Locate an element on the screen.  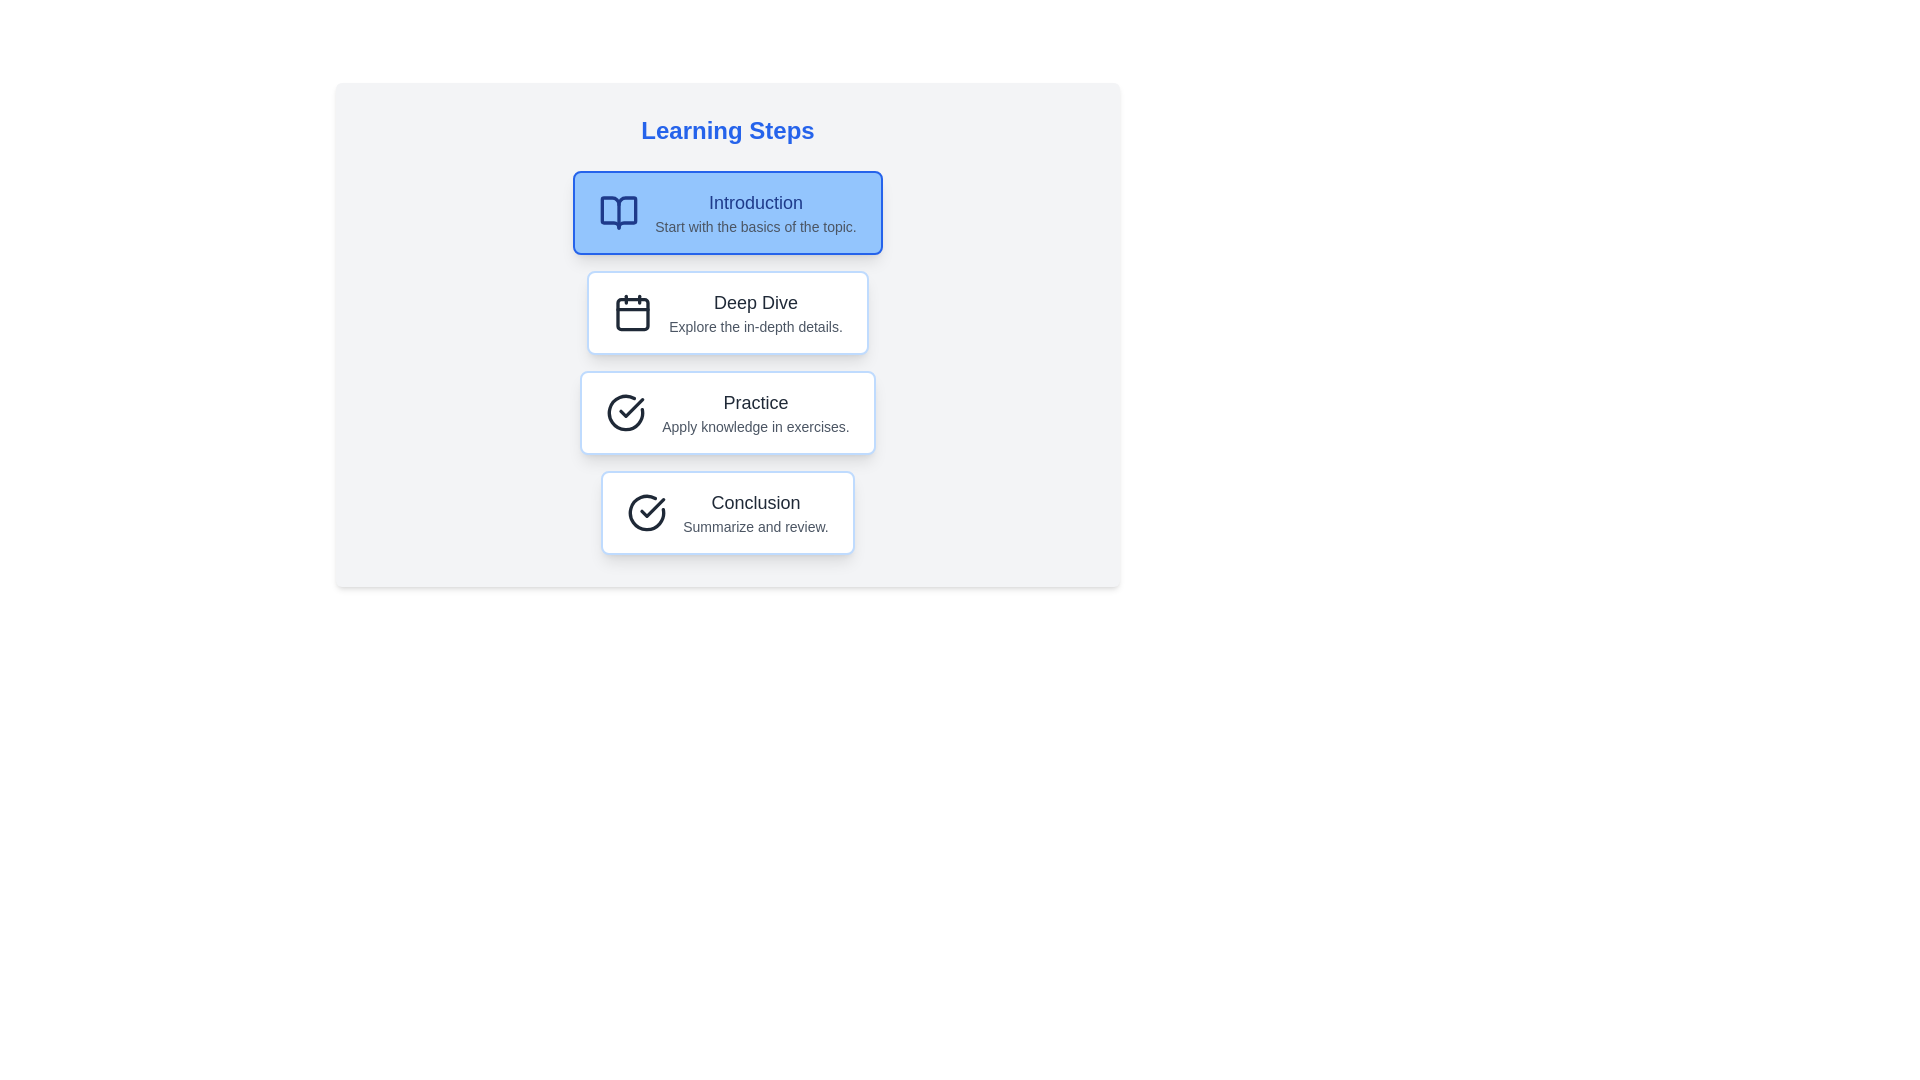
the Icon indicating the state or category of the 'Conclusion' section, which is positioned to the left of the text block reading 'Conclusion Summarize and review.' is located at coordinates (647, 512).